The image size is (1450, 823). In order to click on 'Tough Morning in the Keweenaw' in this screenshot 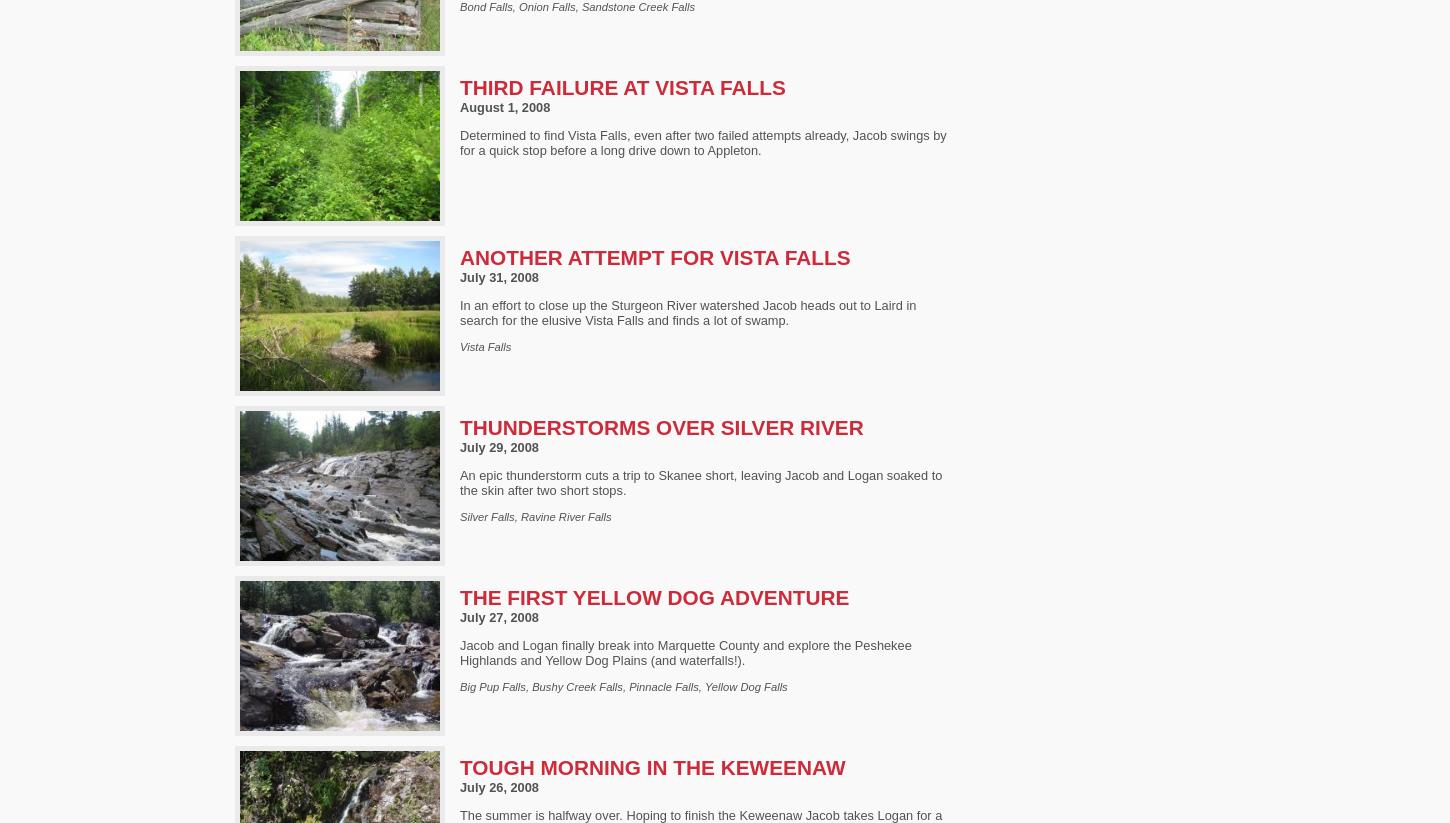, I will do `click(651, 766)`.